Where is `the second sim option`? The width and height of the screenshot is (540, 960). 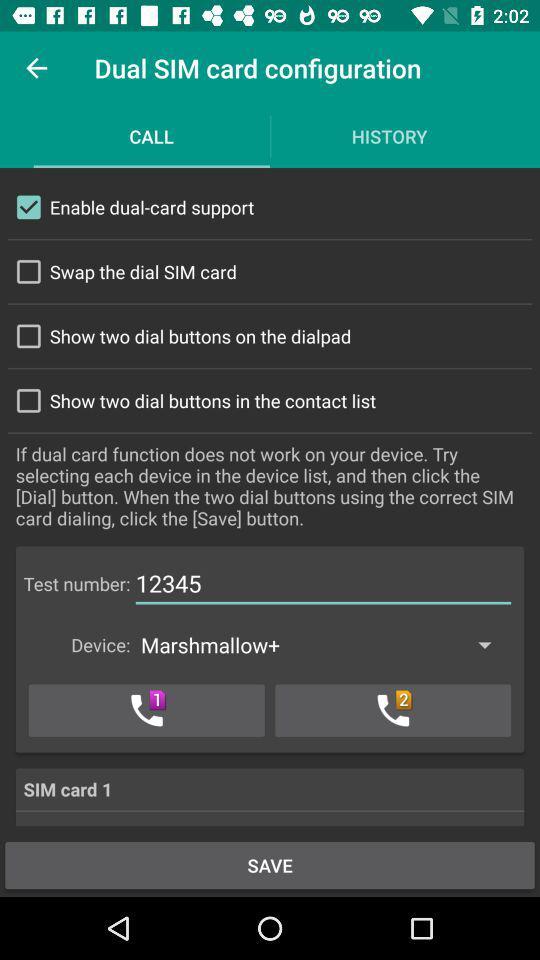 the second sim option is located at coordinates (393, 710).